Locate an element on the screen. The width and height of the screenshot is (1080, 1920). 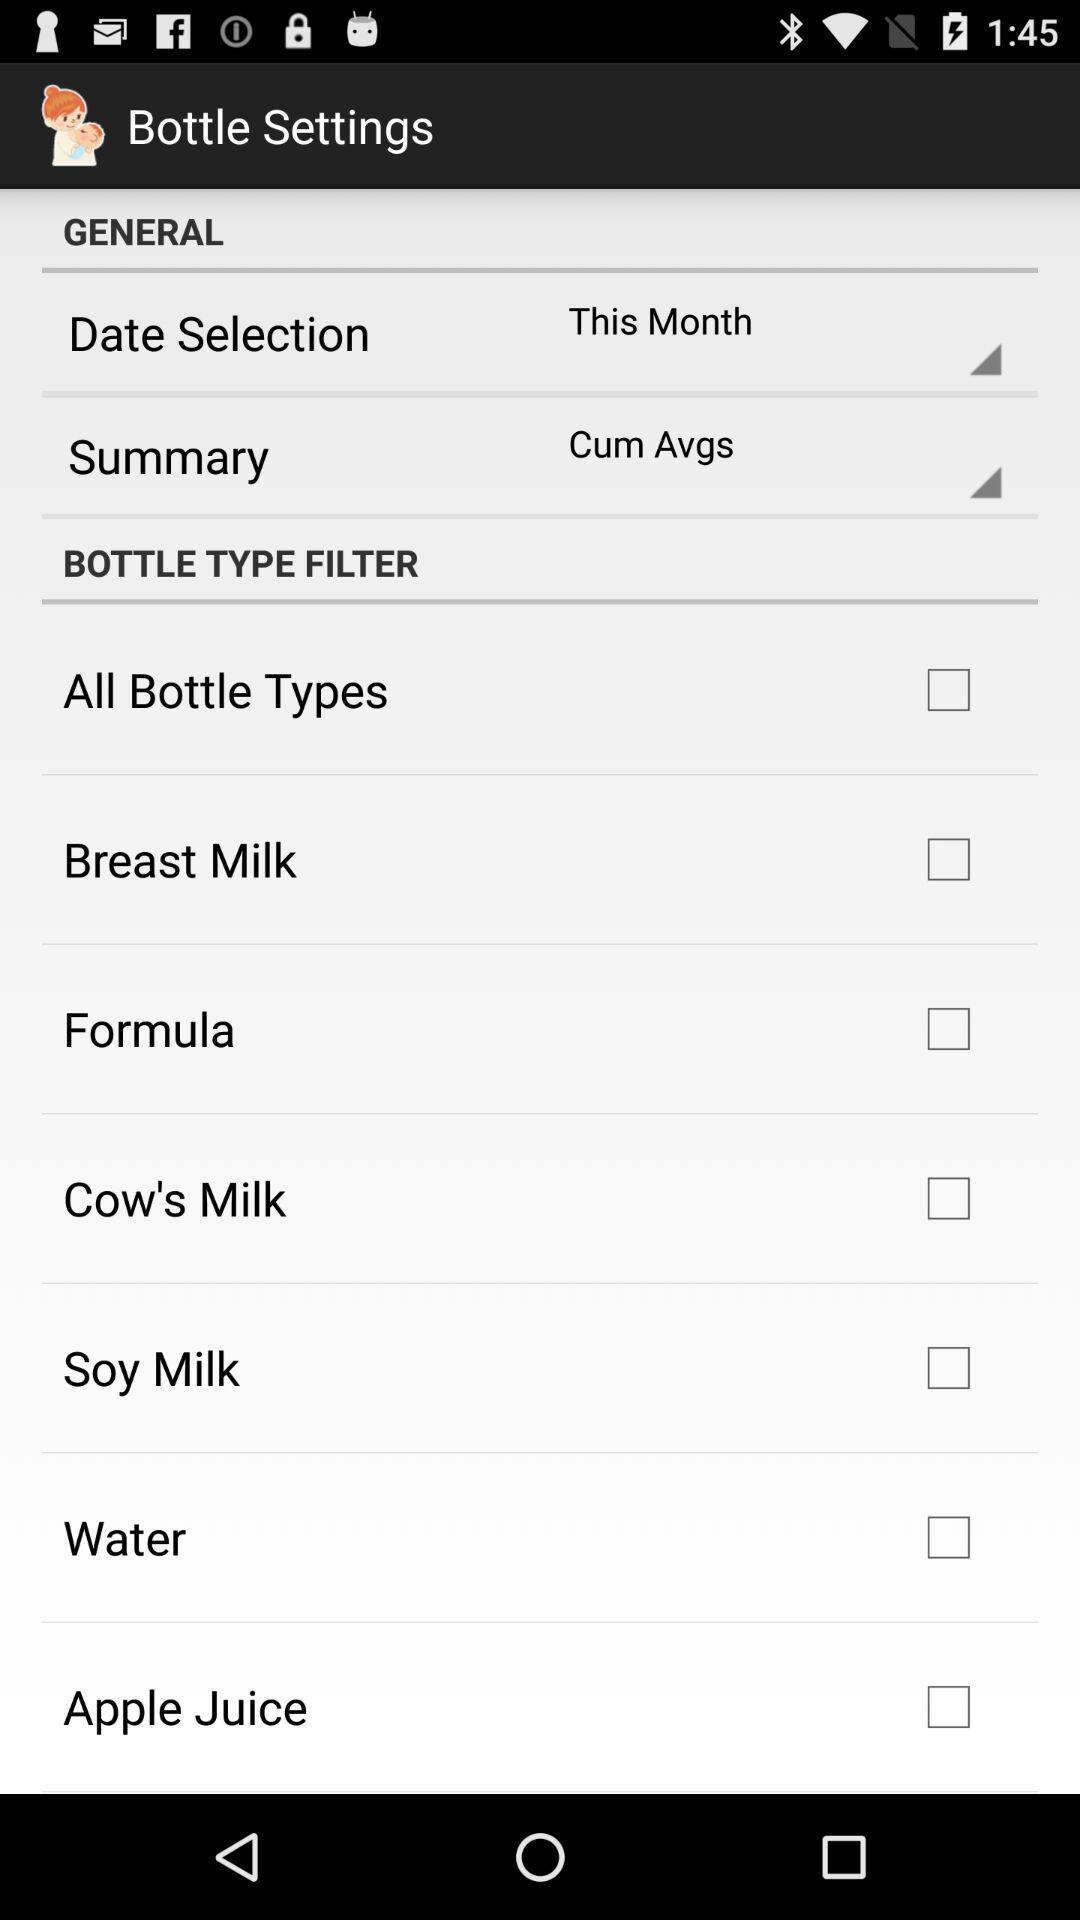
the apple juice is located at coordinates (185, 1705).